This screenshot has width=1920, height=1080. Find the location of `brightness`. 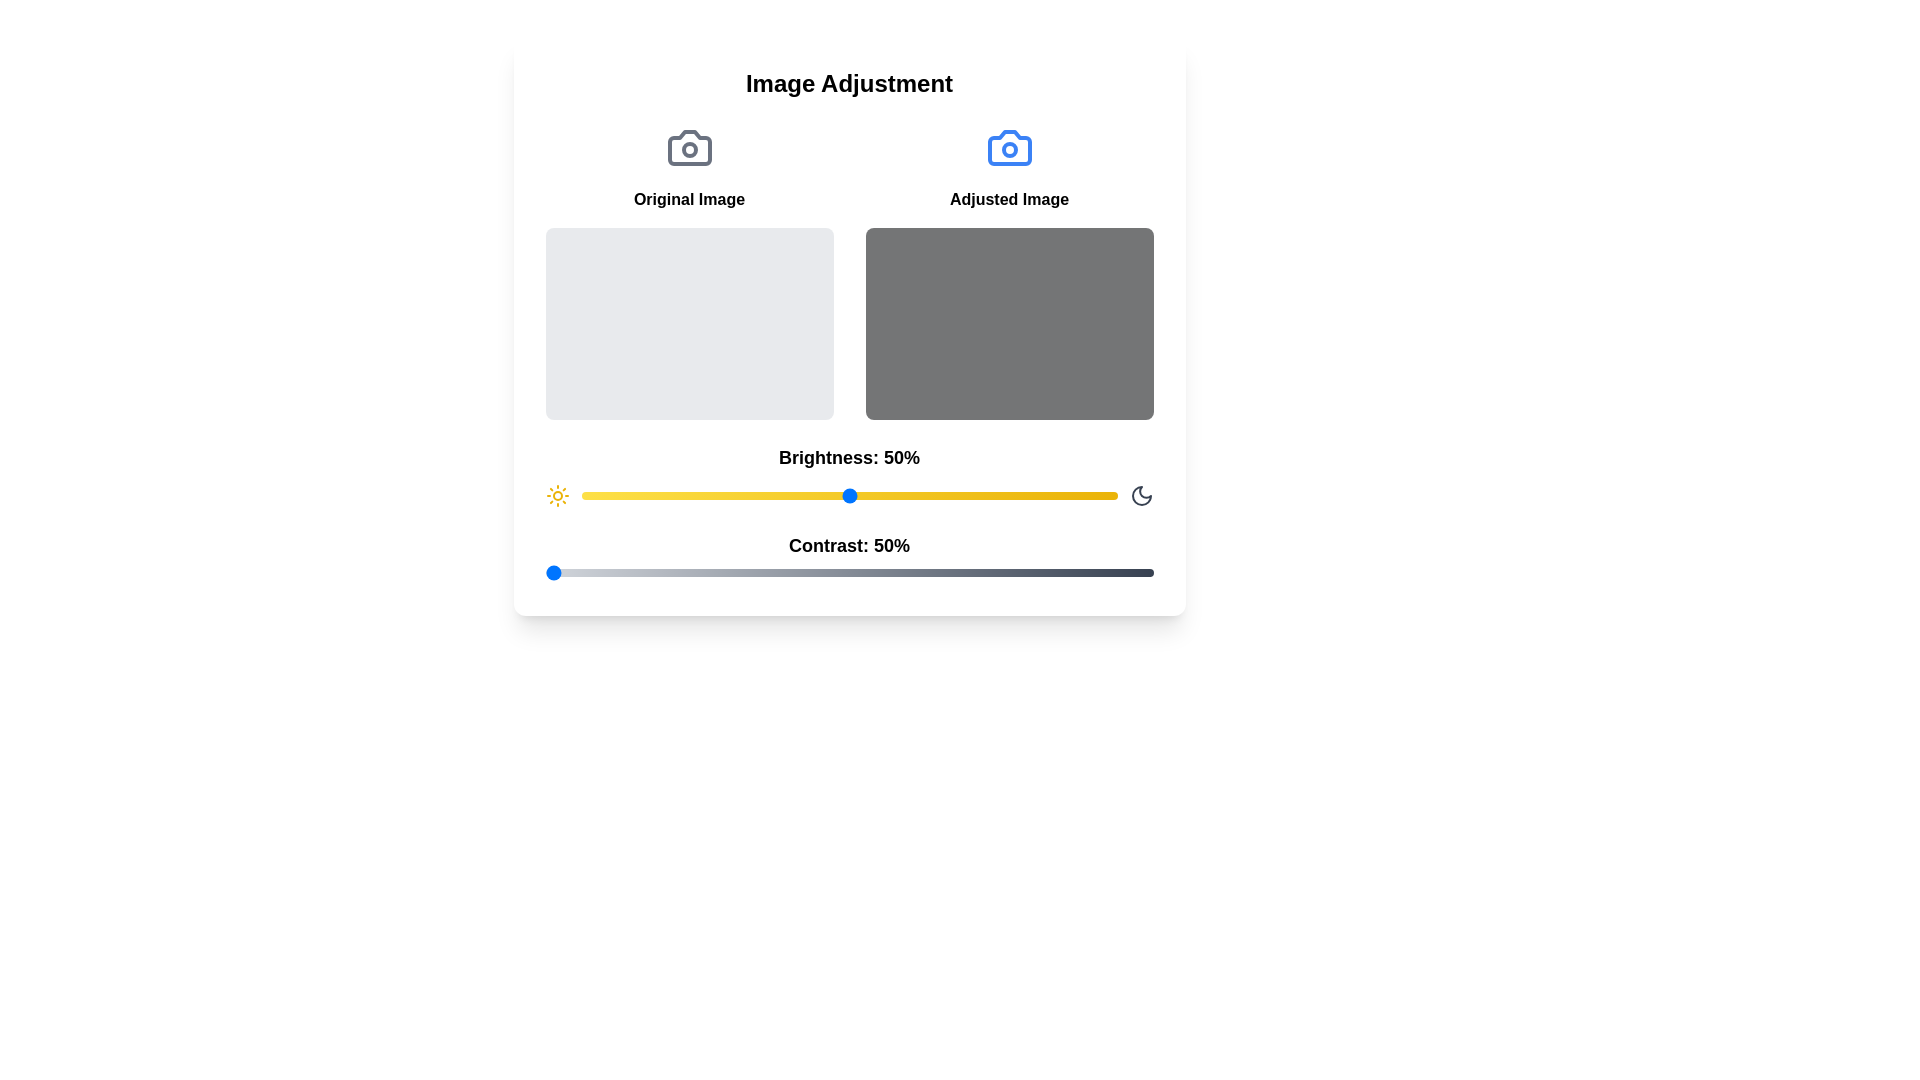

brightness is located at coordinates (715, 495).